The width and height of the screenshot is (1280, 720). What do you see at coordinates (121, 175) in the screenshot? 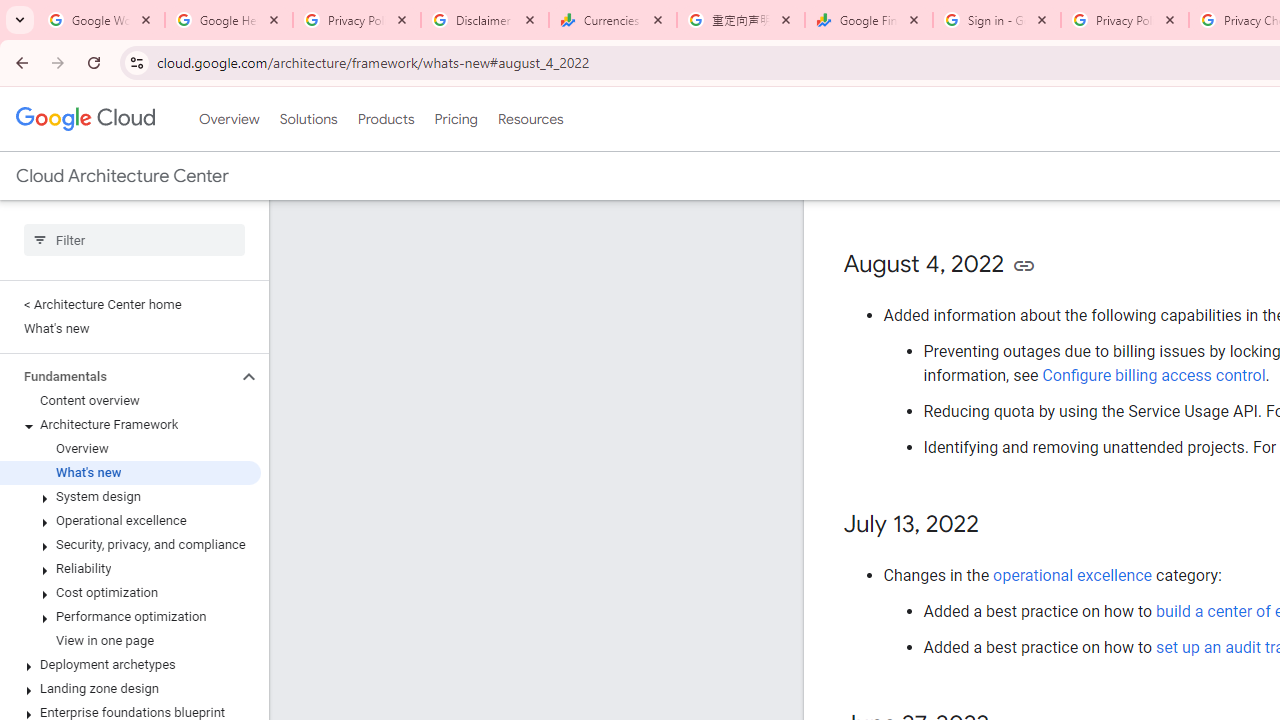
I see `'Cloud Architecture Center'` at bounding box center [121, 175].